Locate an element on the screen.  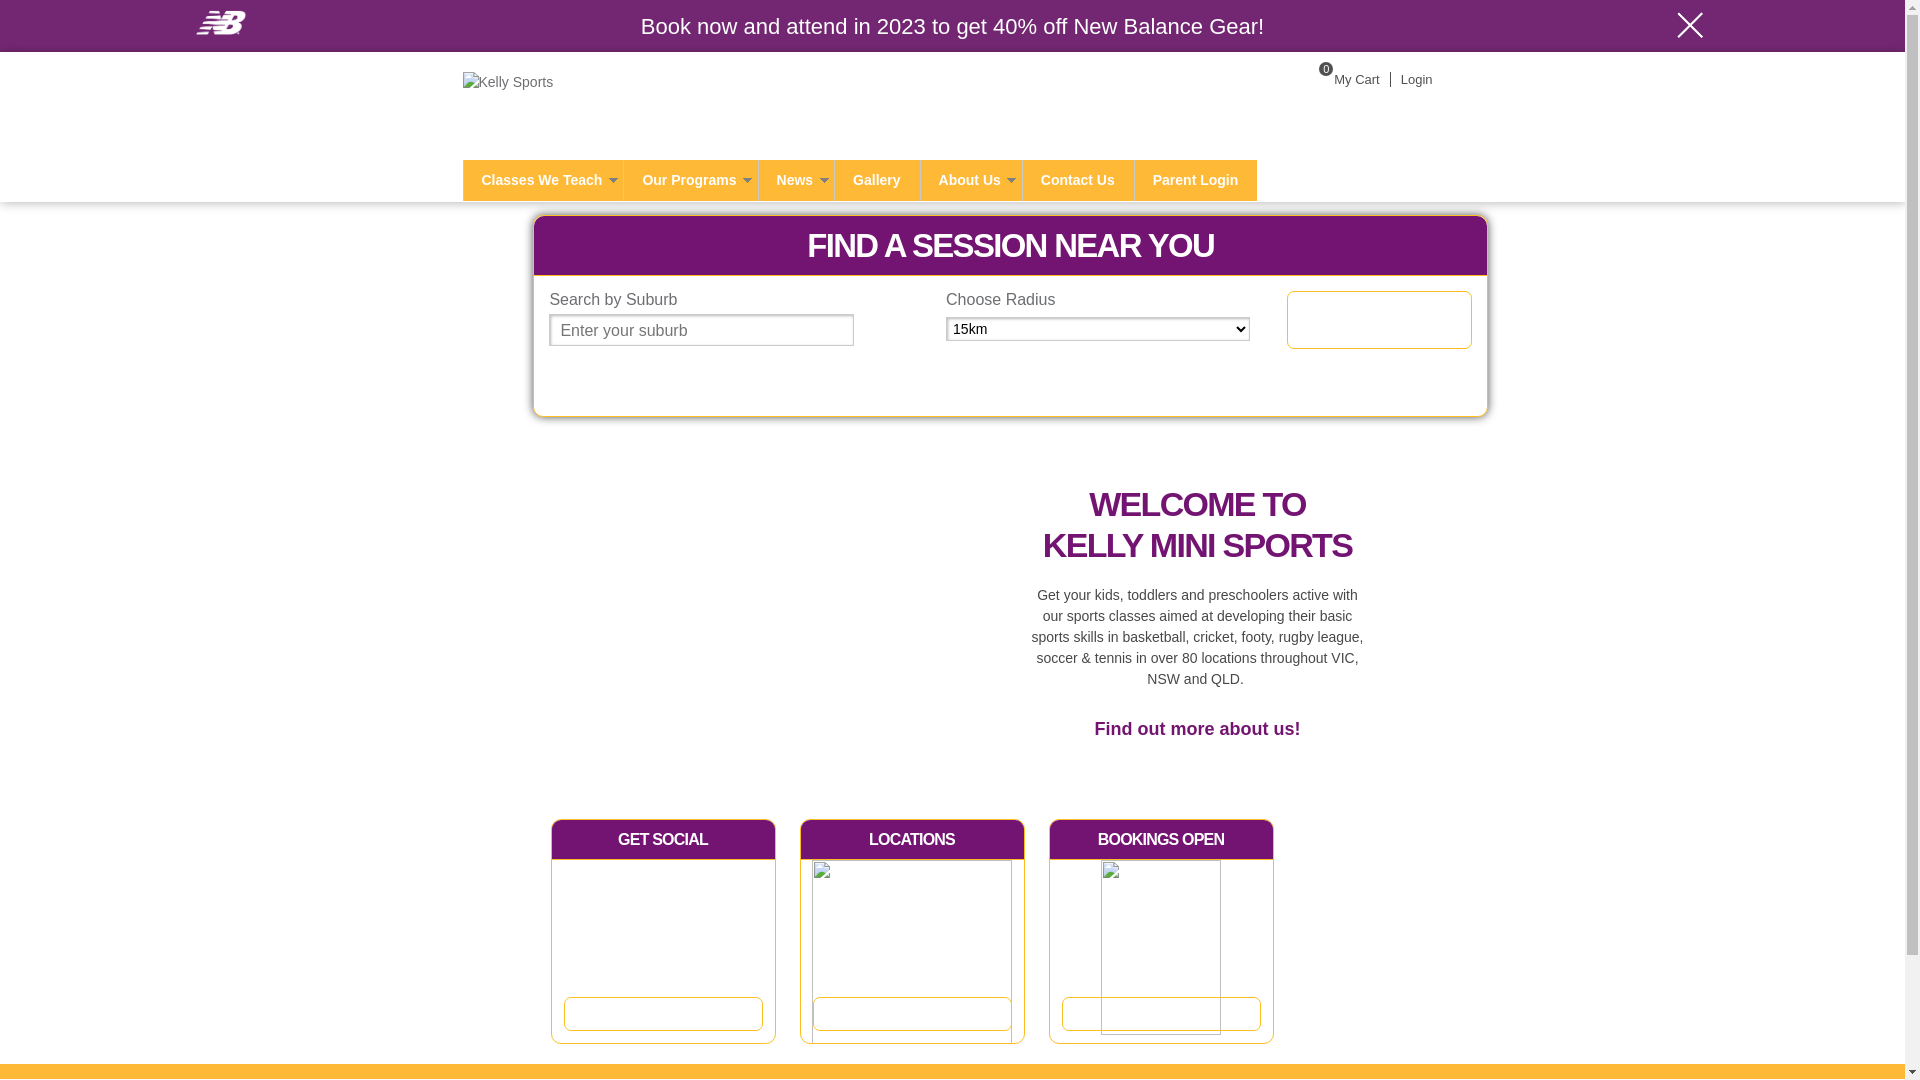
'LIKE US NOW' is located at coordinates (663, 1013).